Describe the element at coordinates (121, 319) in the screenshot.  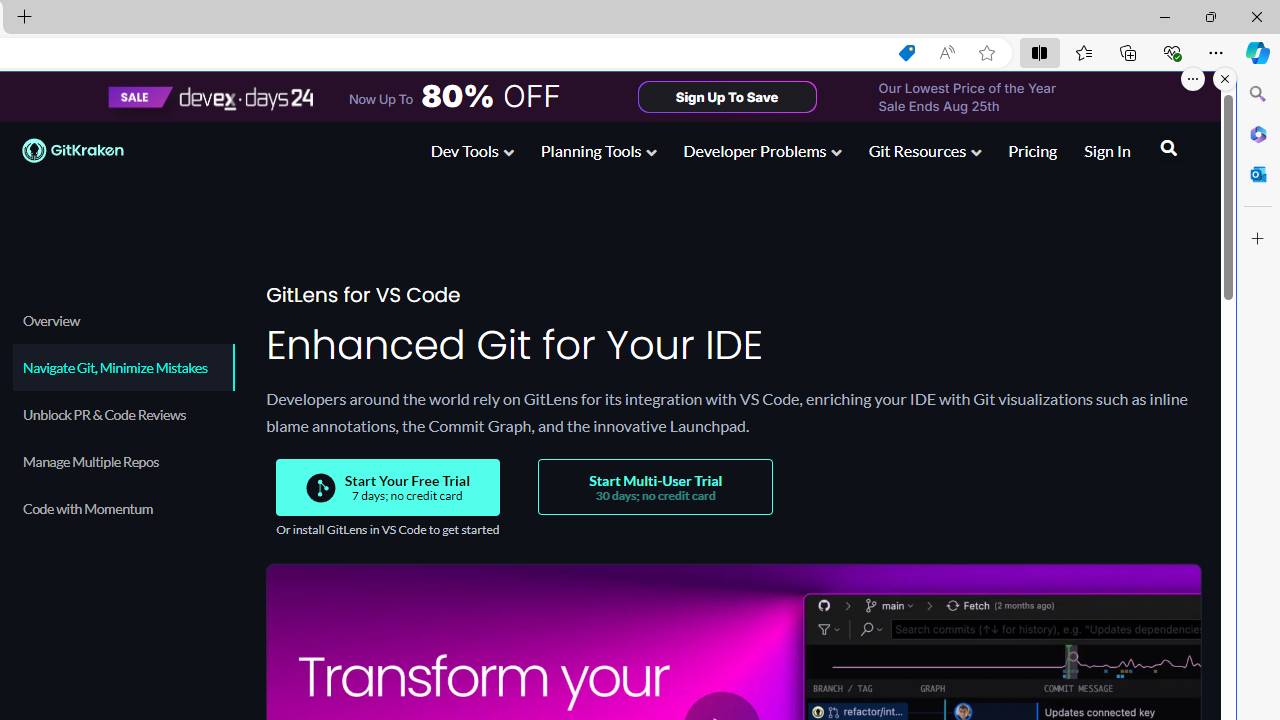
I see `'Overview'` at that location.